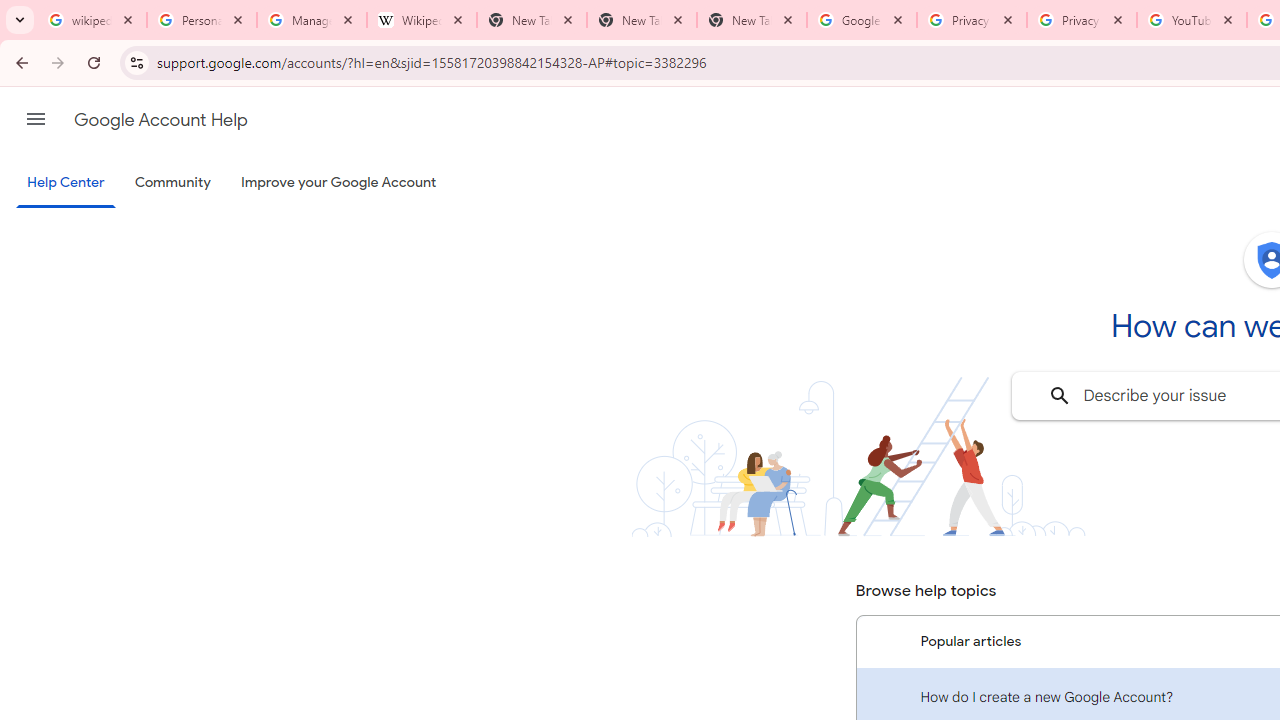 This screenshot has height=720, width=1280. I want to click on 'Help Center', so click(65, 183).